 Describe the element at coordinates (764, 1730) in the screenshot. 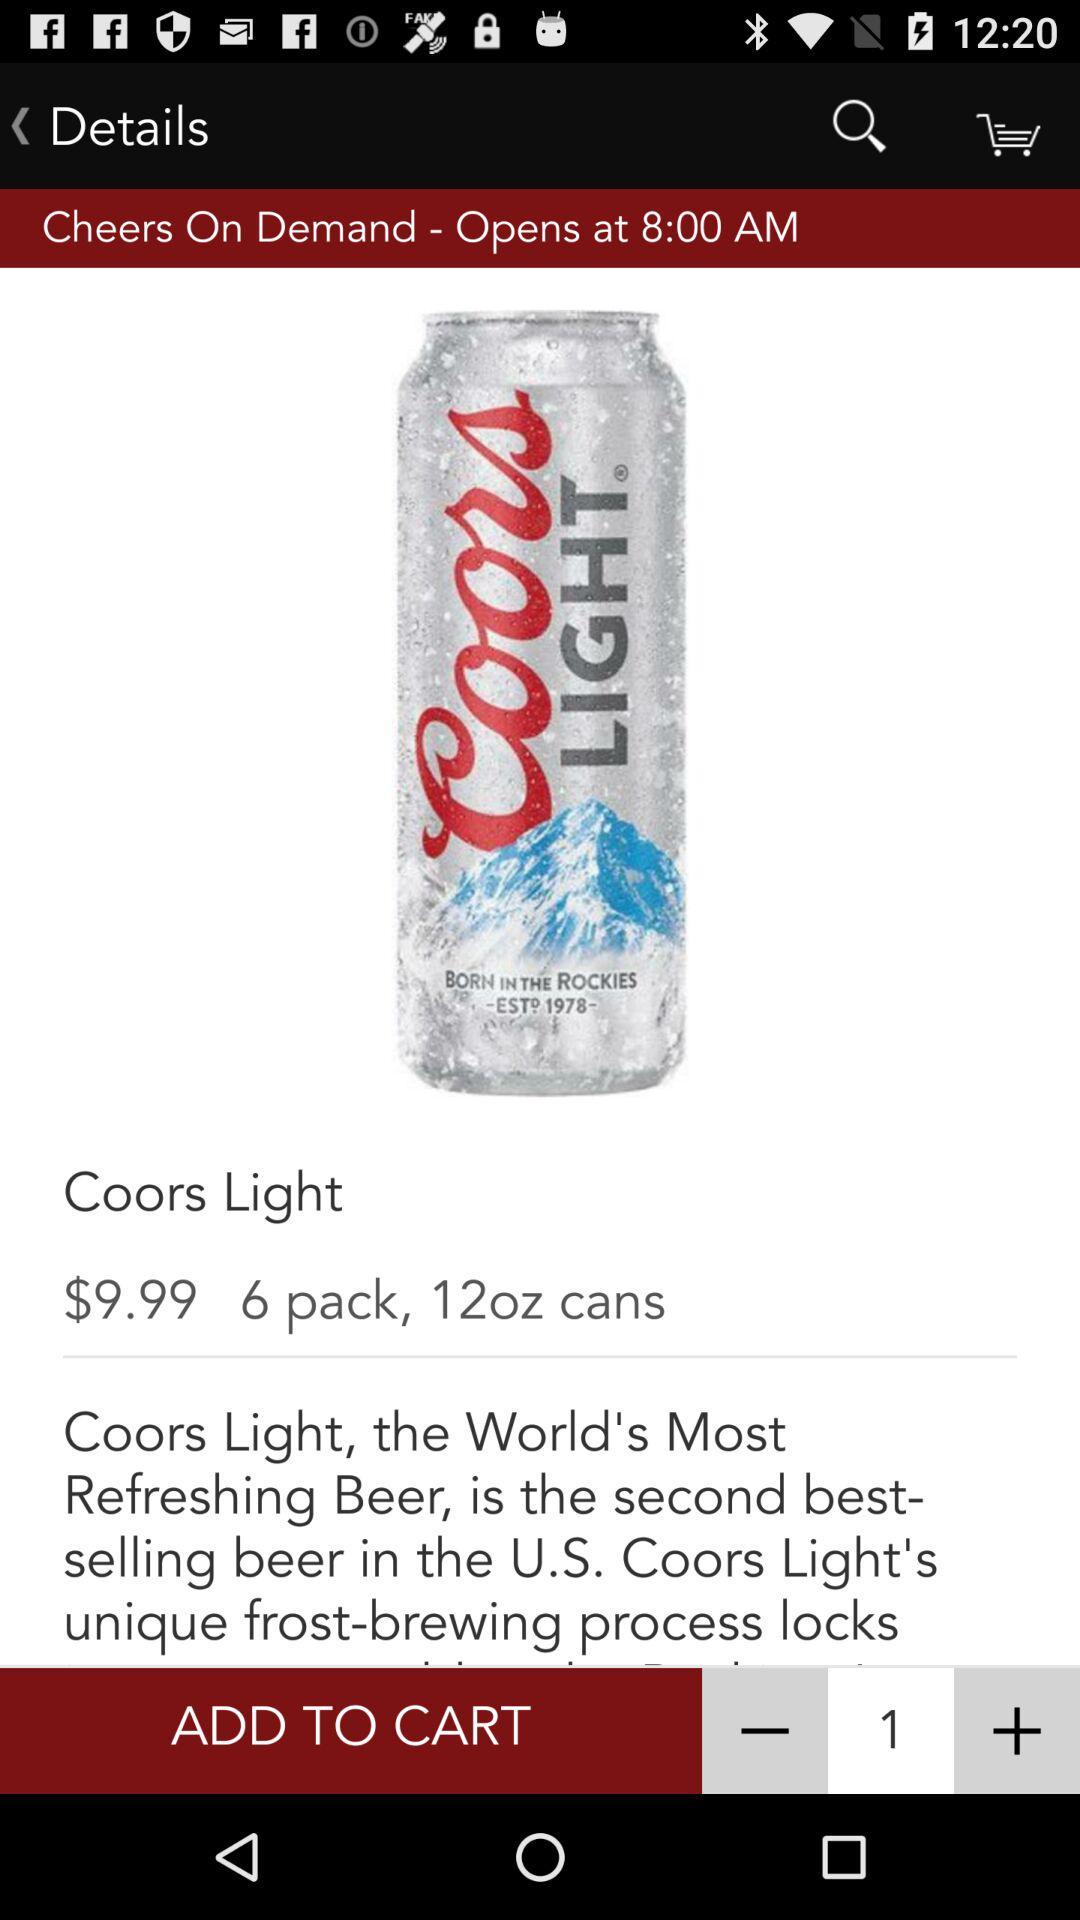

I see `item next to add to cart` at that location.